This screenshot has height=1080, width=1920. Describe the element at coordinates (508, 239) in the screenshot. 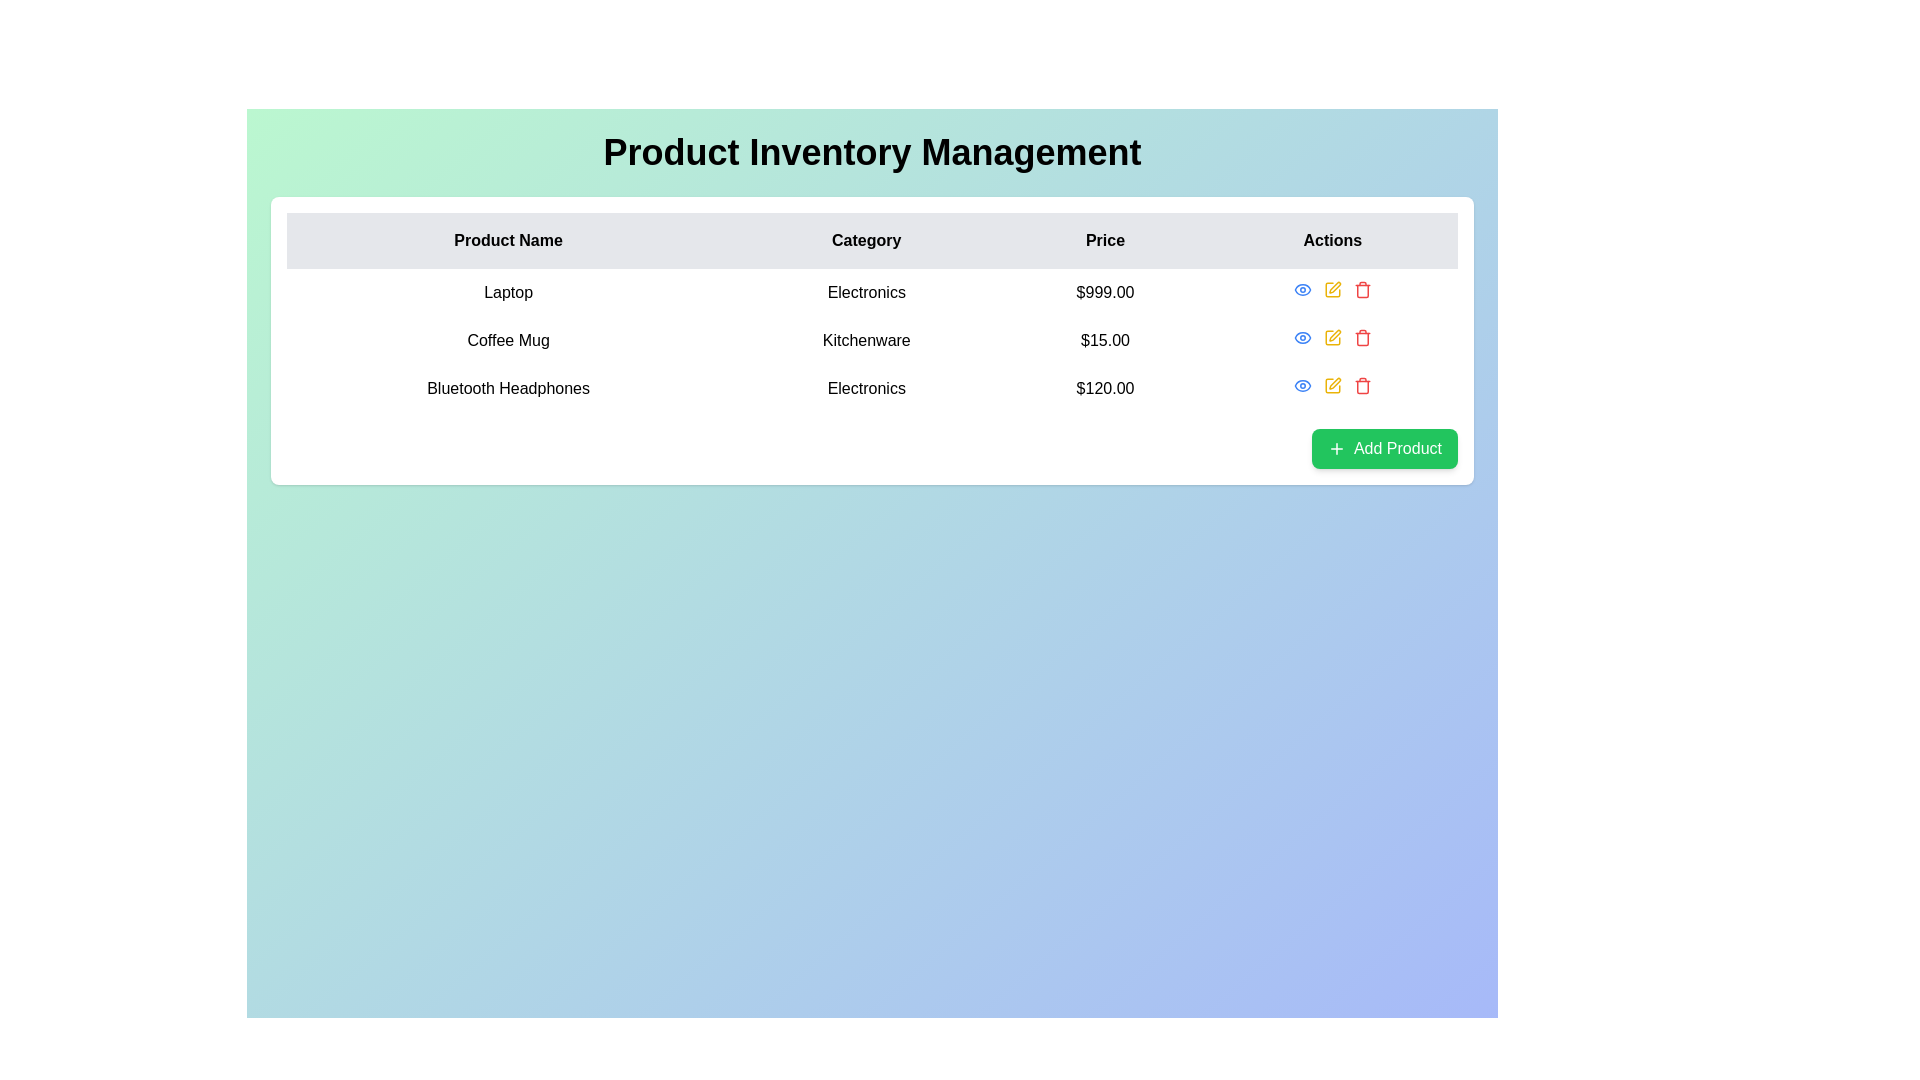

I see `the header label indicating the product names in the table, which is positioned at the far left of the header row` at that location.